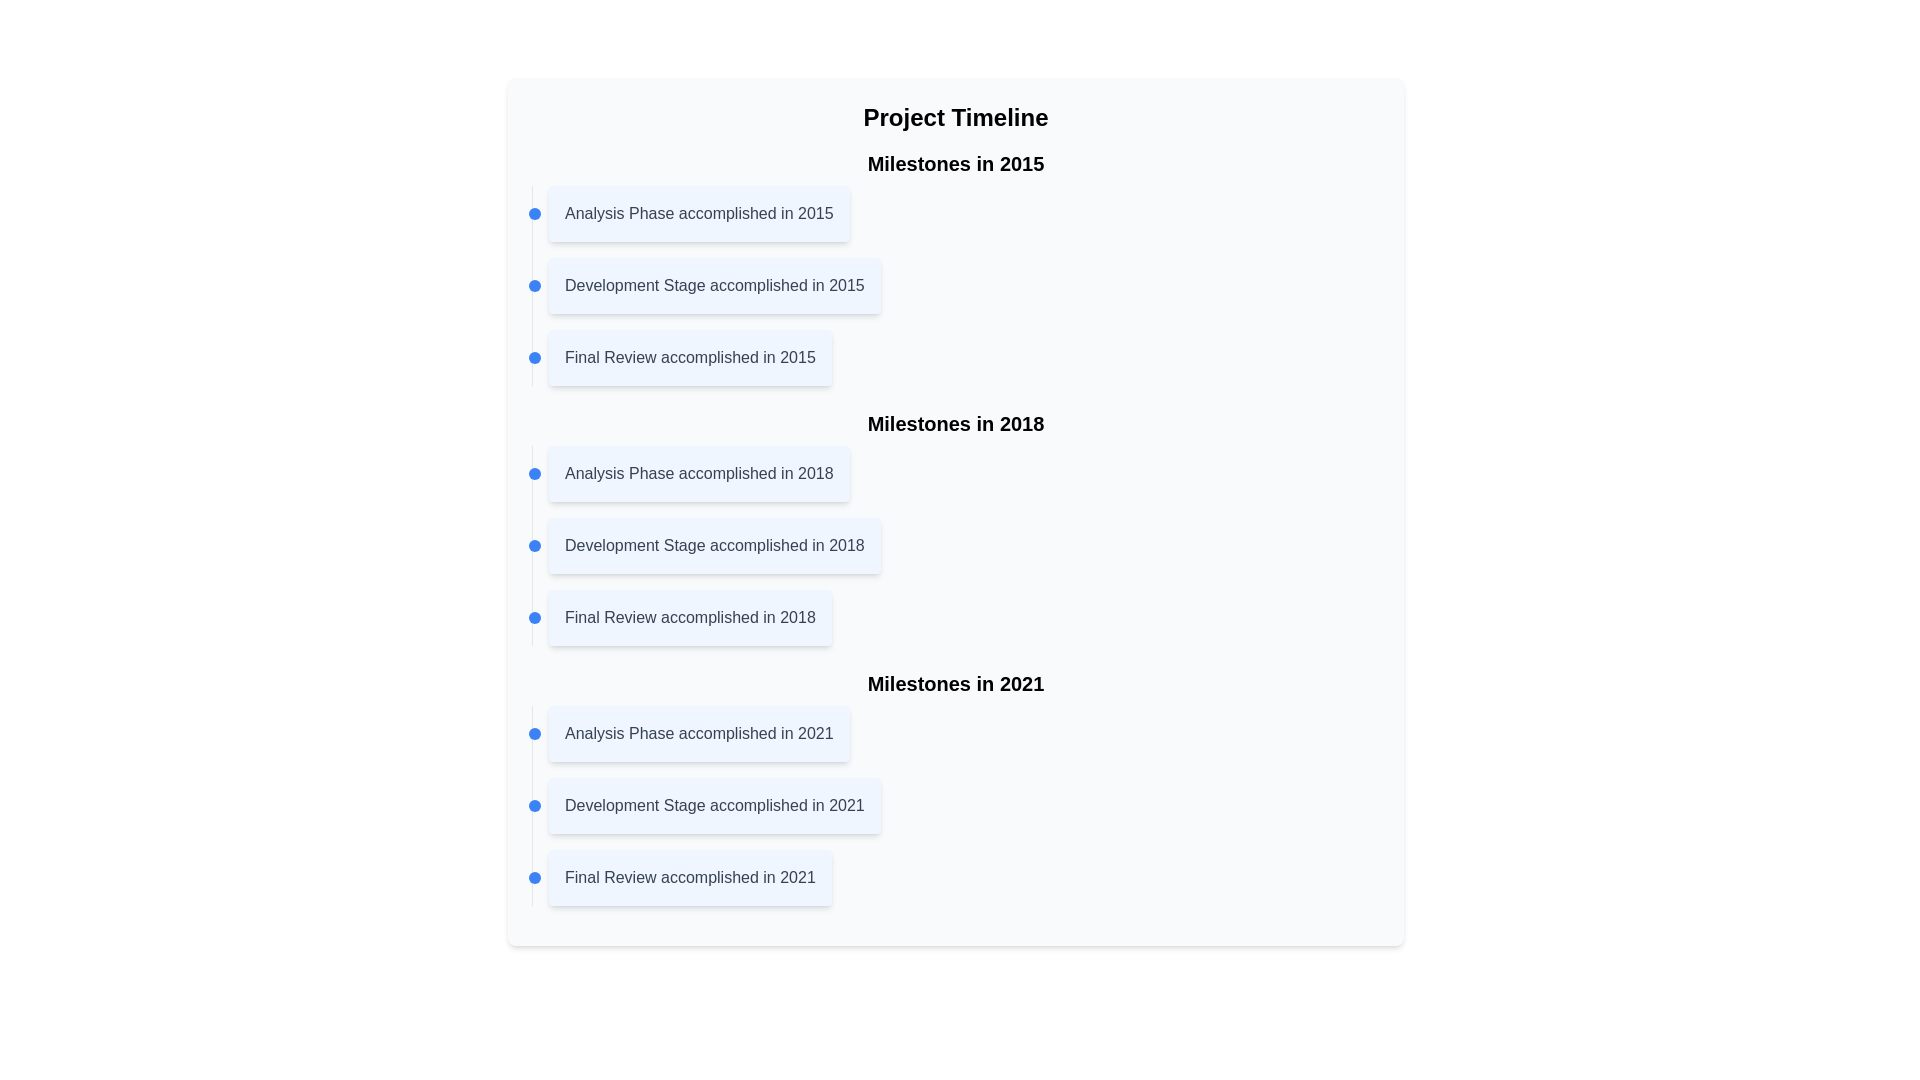 Image resolution: width=1920 pixels, height=1080 pixels. Describe the element at coordinates (534, 285) in the screenshot. I see `the small circular blue indicator that is aligned to the left of the text 'Development Stage accomplished in 2015'` at that location.